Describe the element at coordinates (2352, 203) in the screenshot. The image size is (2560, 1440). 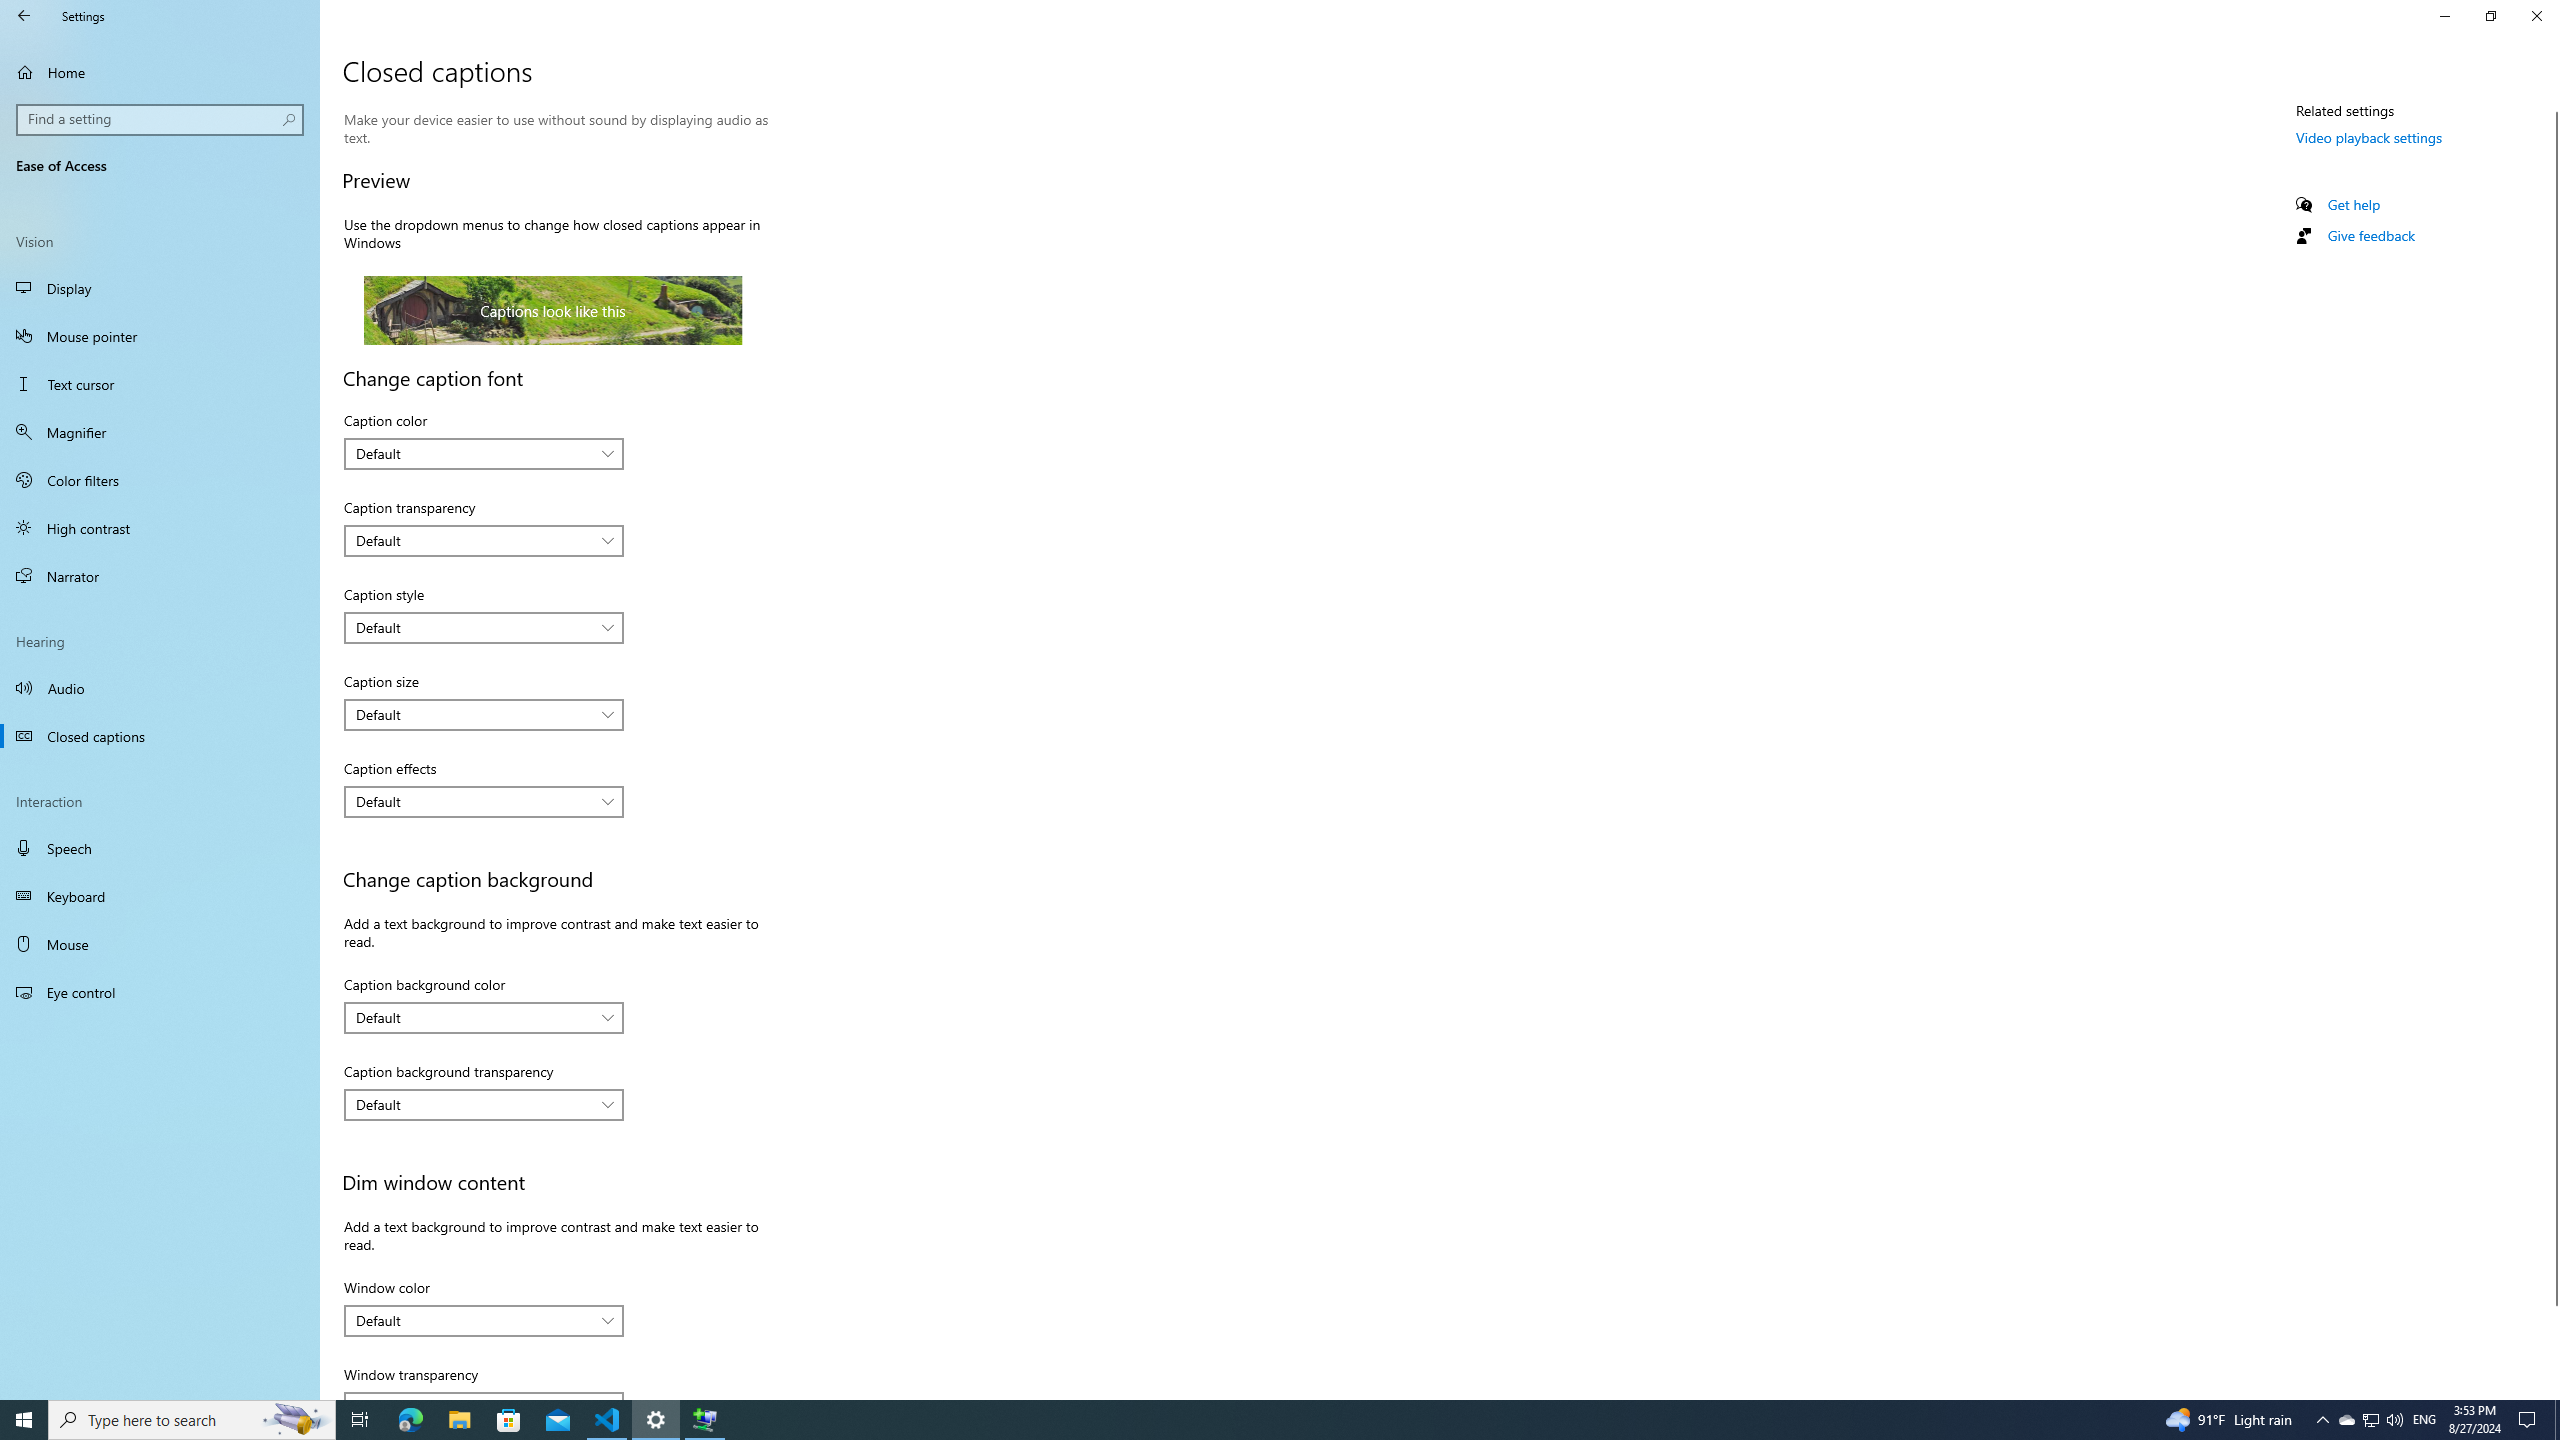
I see `'Get help'` at that location.